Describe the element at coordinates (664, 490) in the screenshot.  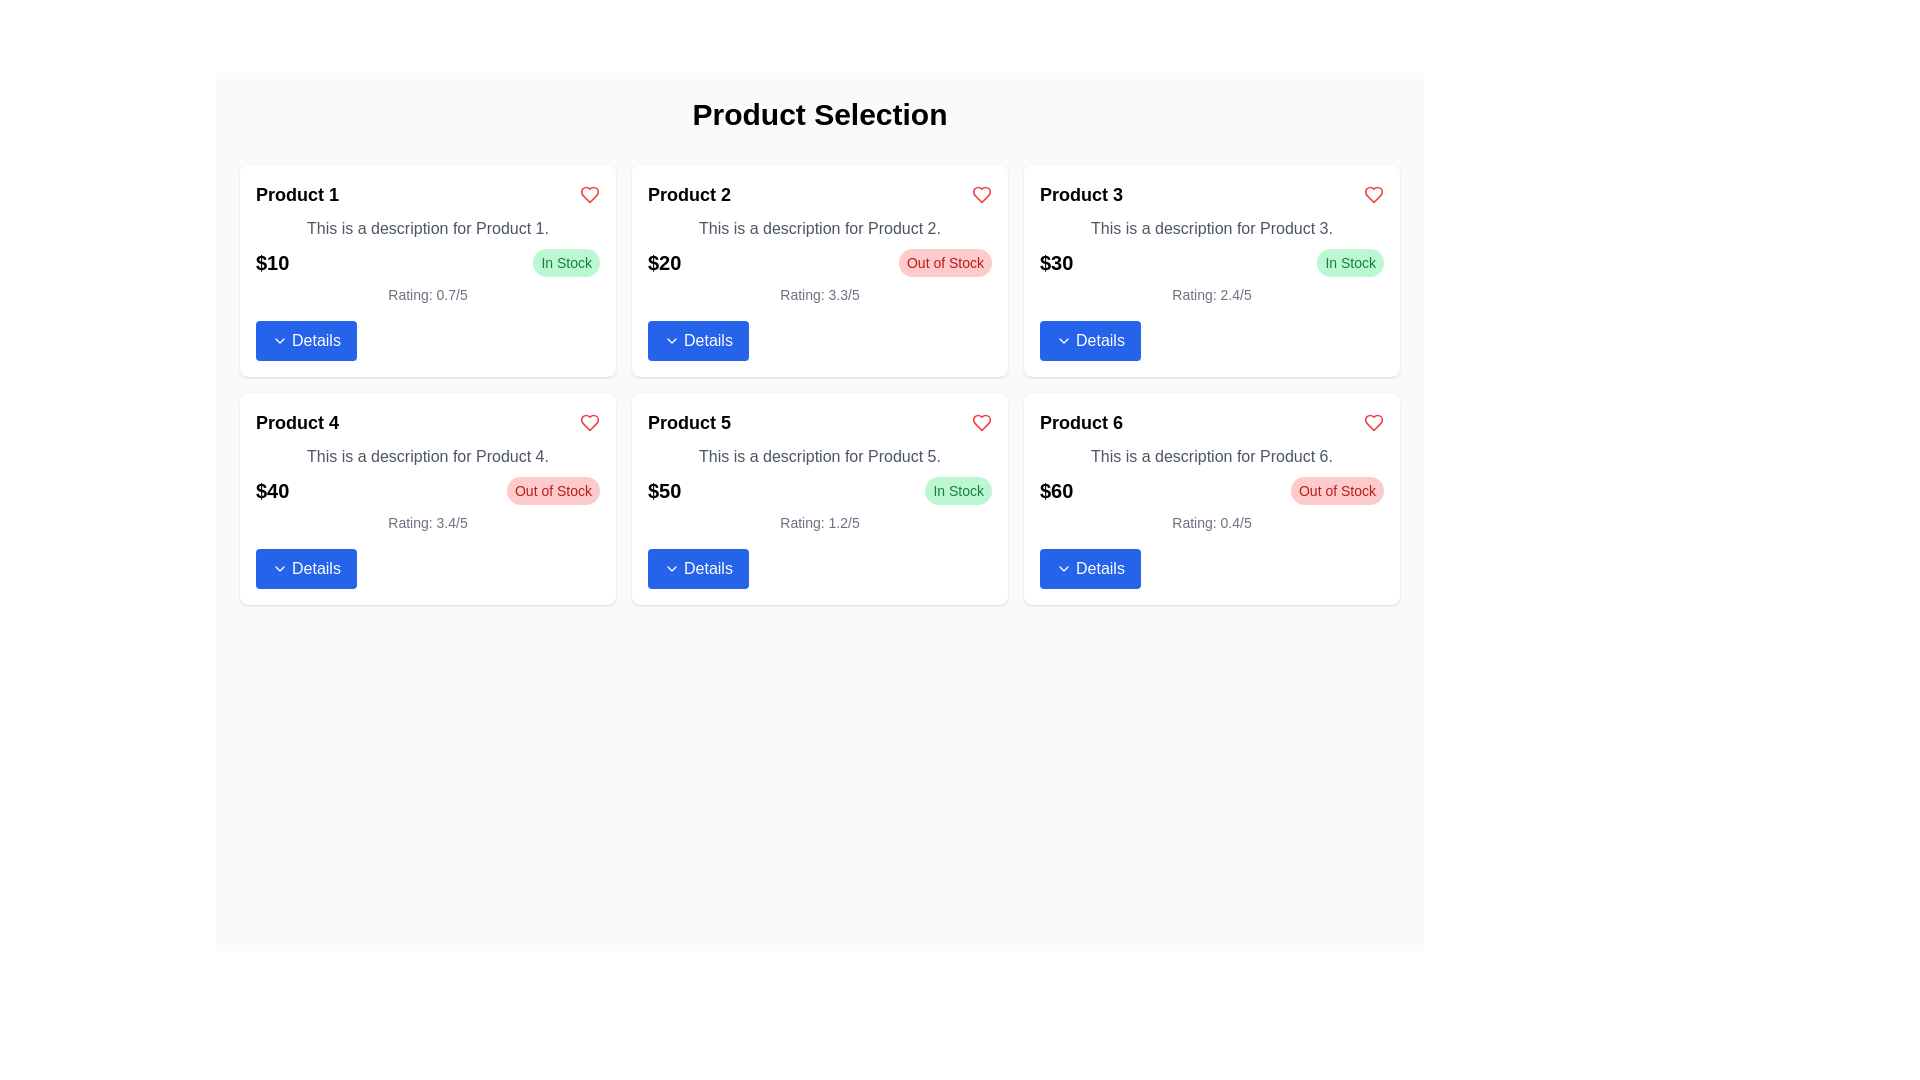
I see `displayed price from the Text Label located in the fifth product card beneath the product description` at that location.